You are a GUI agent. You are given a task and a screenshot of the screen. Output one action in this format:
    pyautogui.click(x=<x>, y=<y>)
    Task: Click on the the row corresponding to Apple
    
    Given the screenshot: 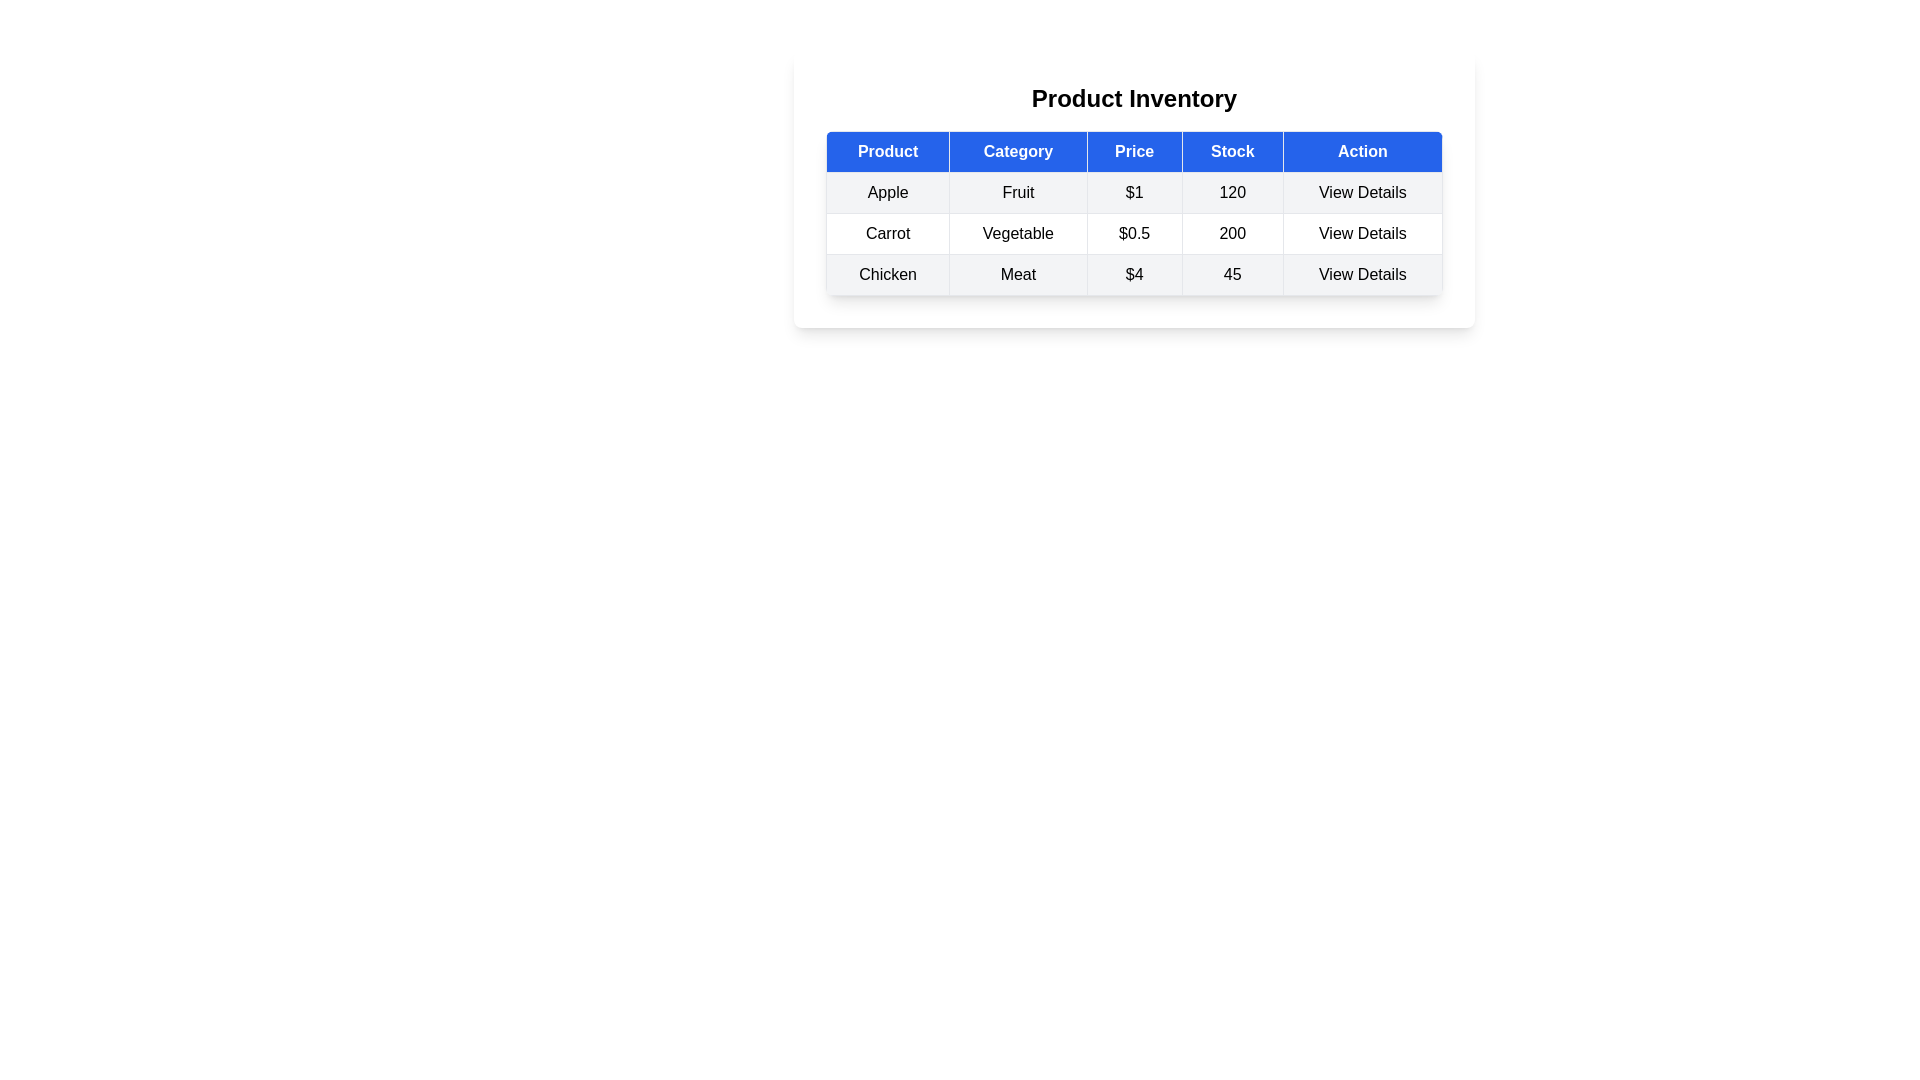 What is the action you would take?
    pyautogui.click(x=1134, y=192)
    